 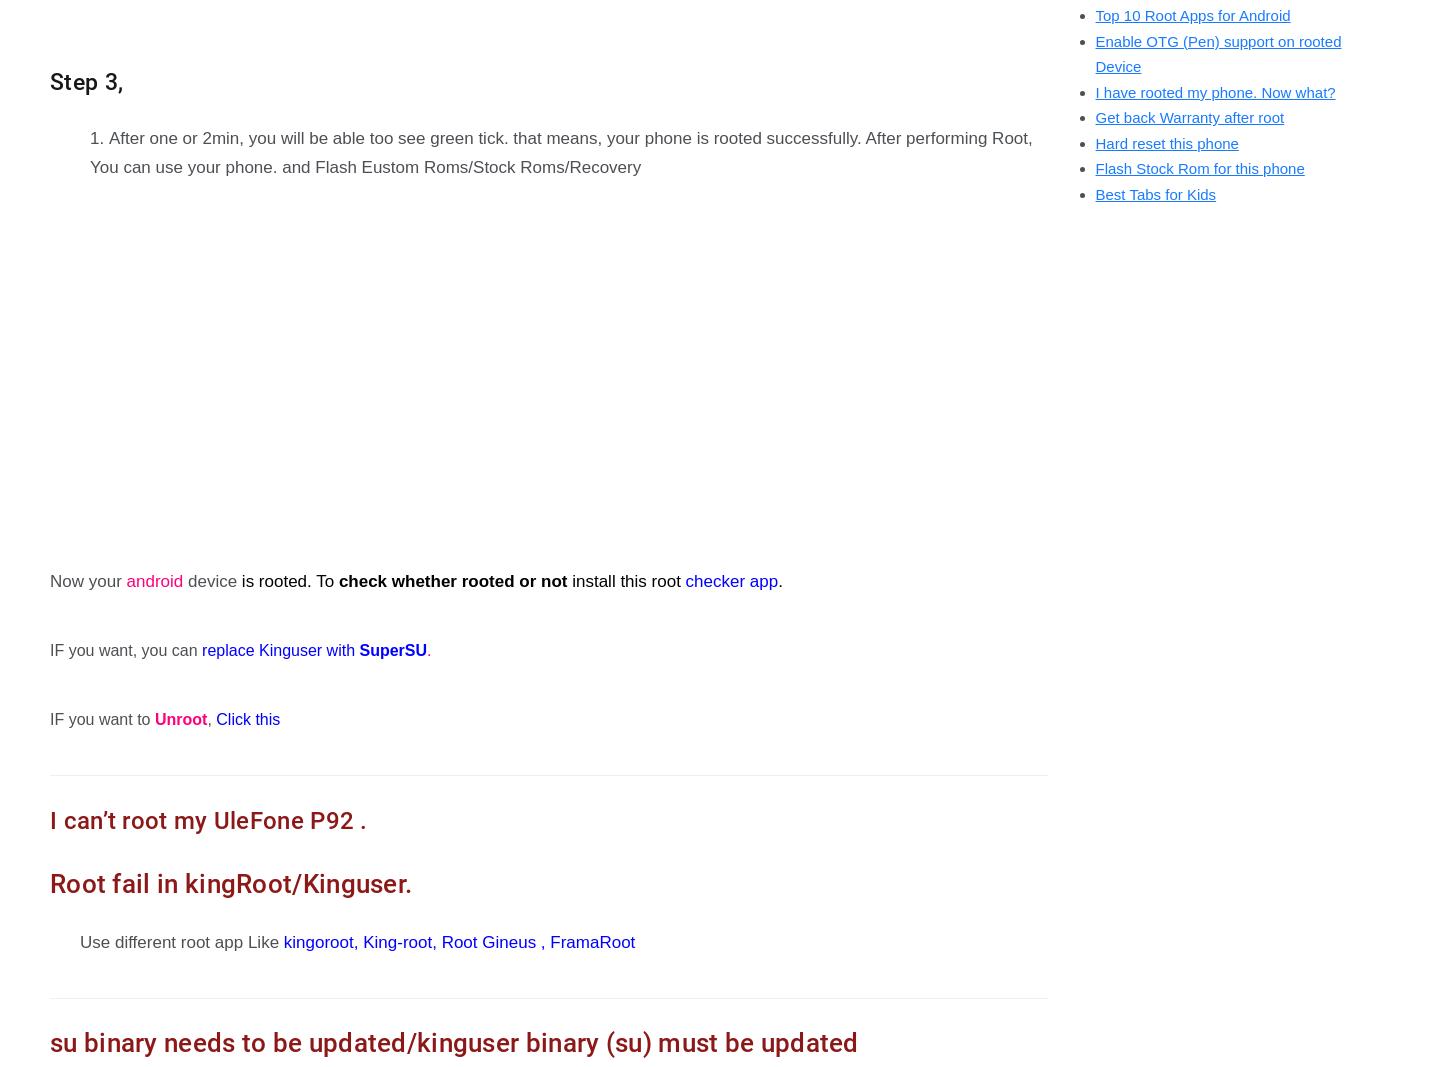 What do you see at coordinates (396, 941) in the screenshot?
I see `'King-root'` at bounding box center [396, 941].